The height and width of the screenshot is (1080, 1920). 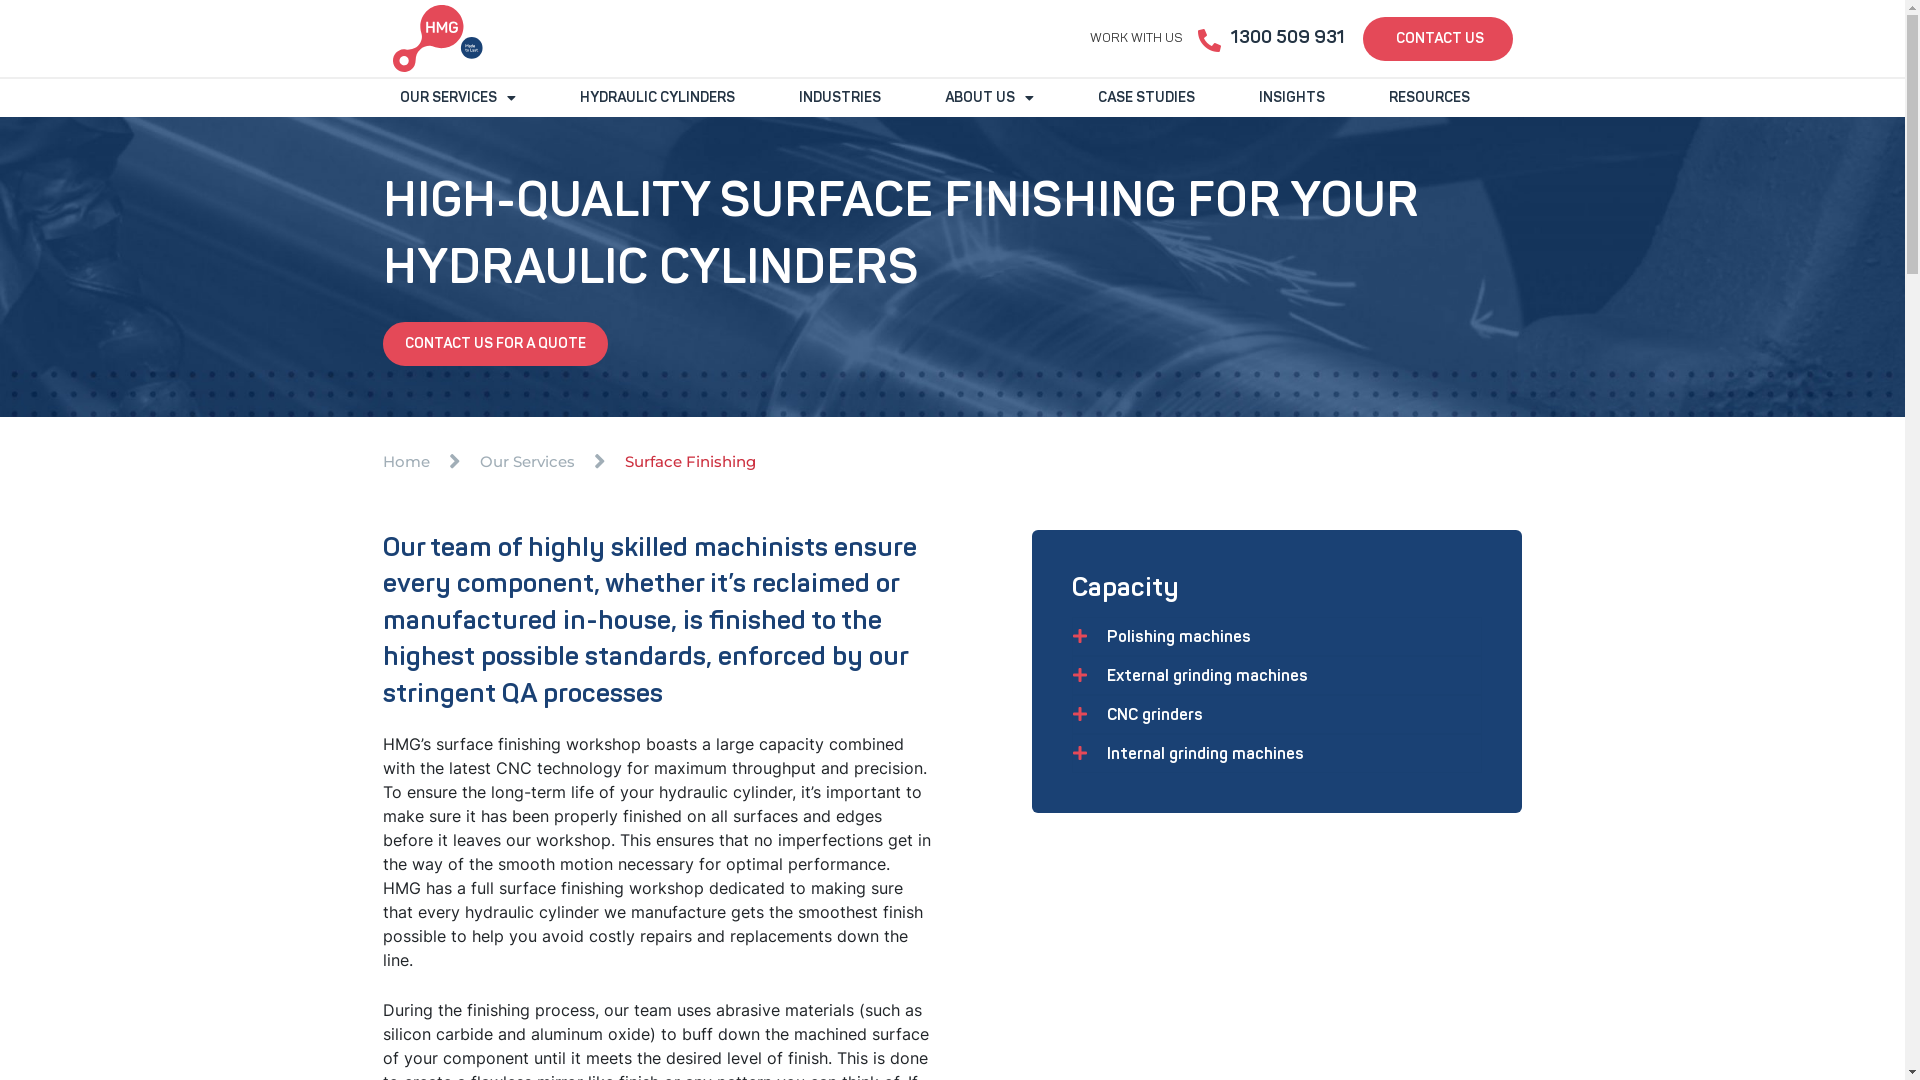 What do you see at coordinates (494, 342) in the screenshot?
I see `'CONTACT US FOR A QUOTE'` at bounding box center [494, 342].